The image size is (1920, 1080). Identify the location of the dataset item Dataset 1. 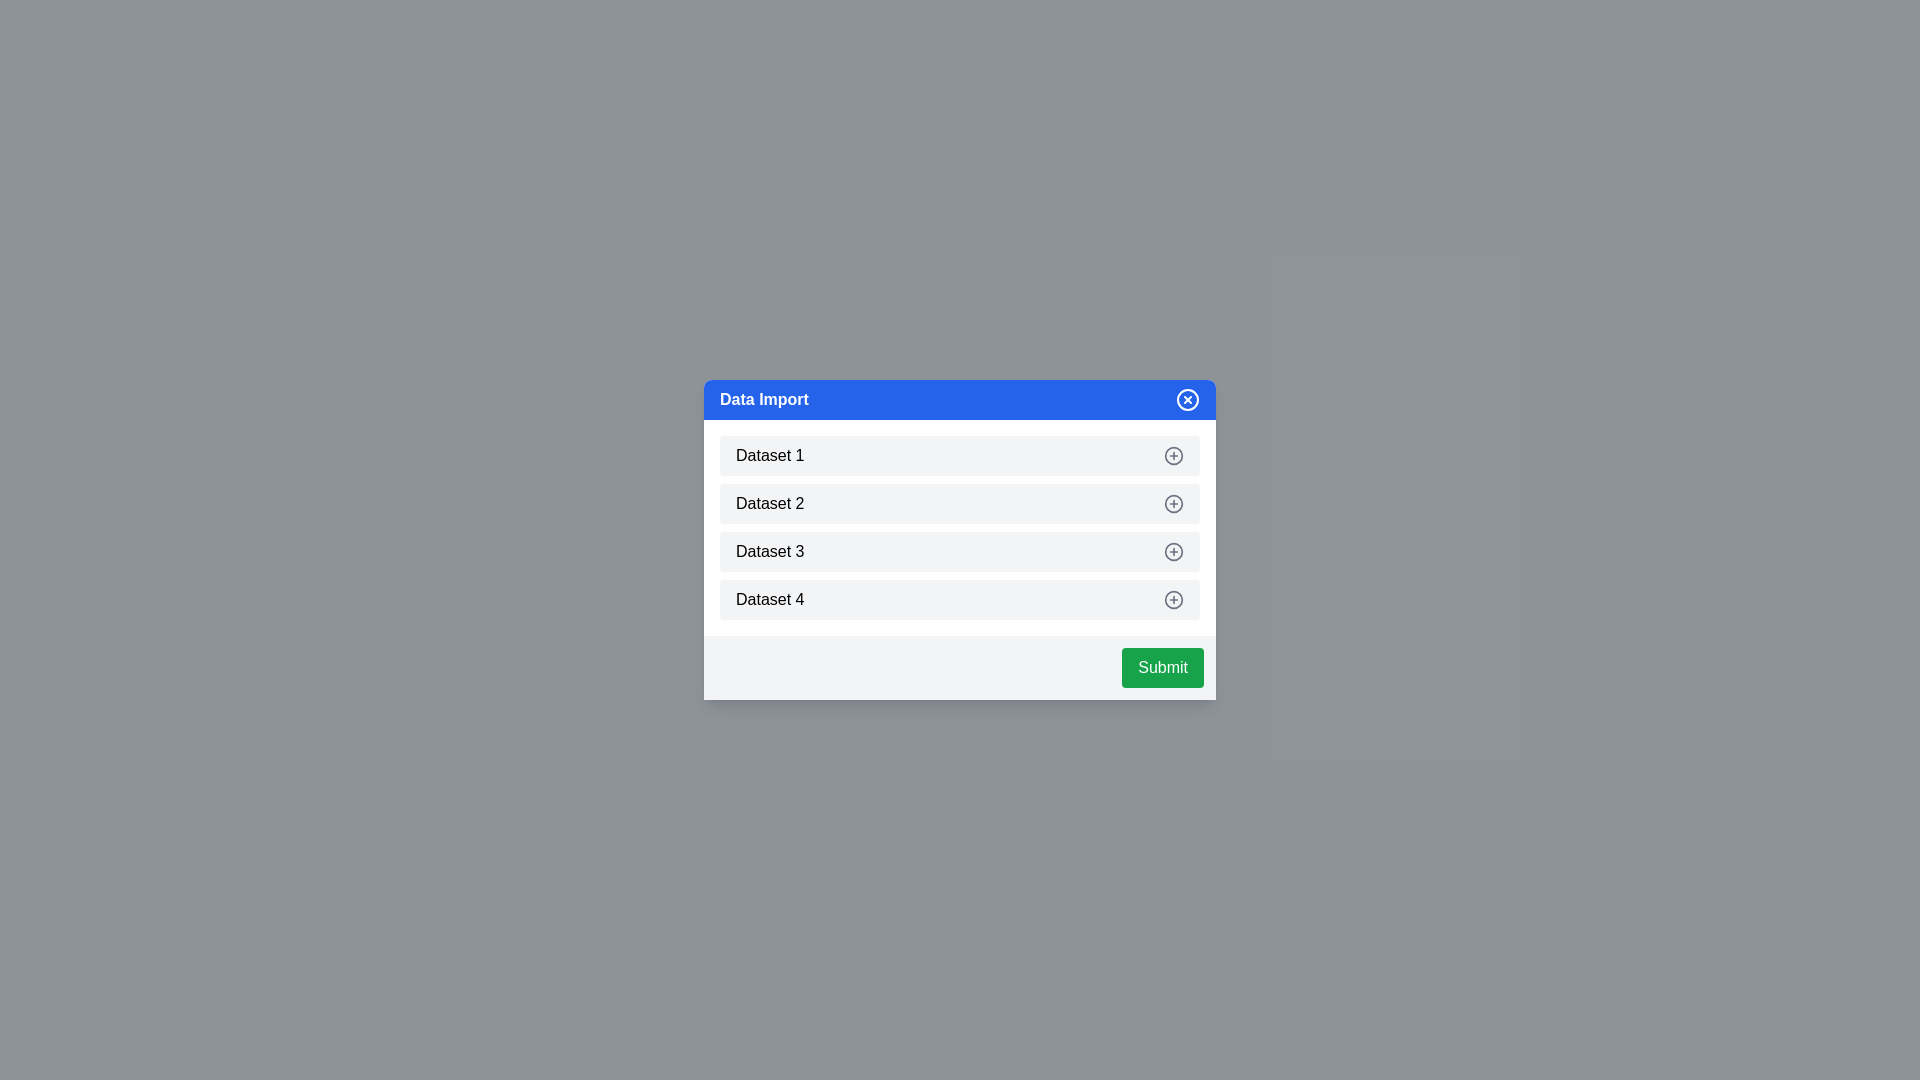
(1174, 455).